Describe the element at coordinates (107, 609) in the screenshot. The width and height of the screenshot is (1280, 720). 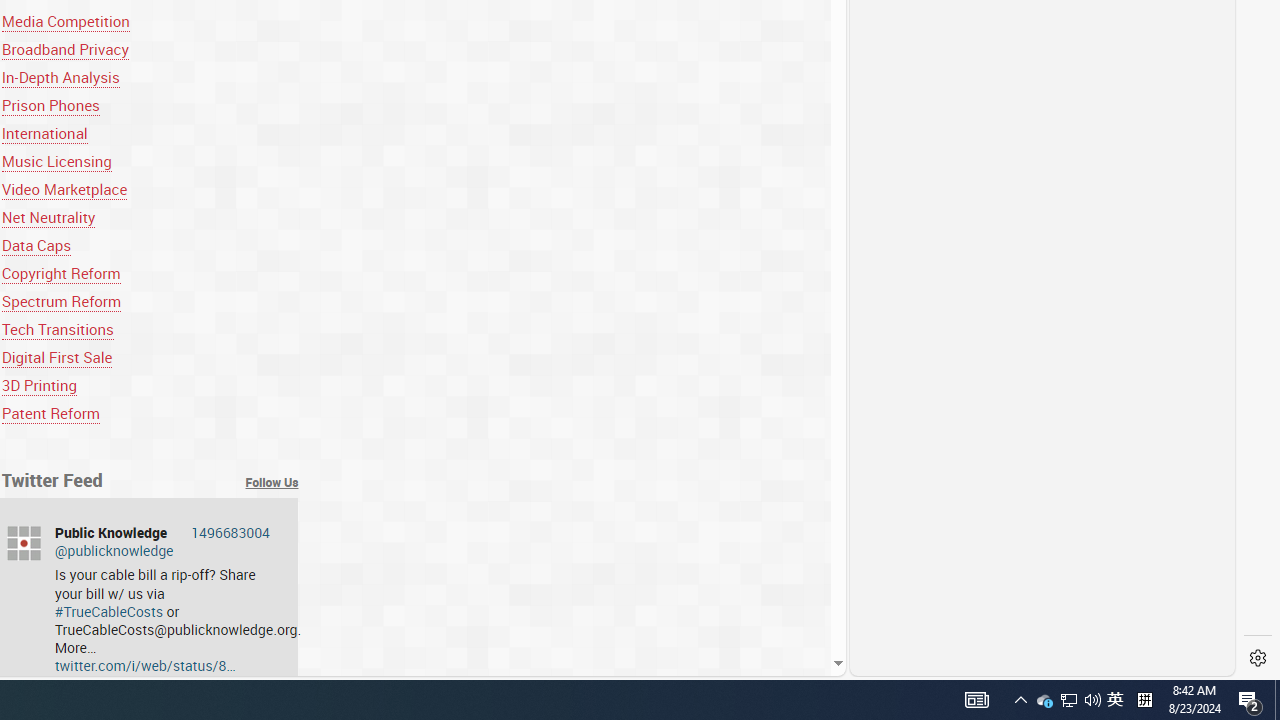
I see `'#TrueCableCosts'` at that location.